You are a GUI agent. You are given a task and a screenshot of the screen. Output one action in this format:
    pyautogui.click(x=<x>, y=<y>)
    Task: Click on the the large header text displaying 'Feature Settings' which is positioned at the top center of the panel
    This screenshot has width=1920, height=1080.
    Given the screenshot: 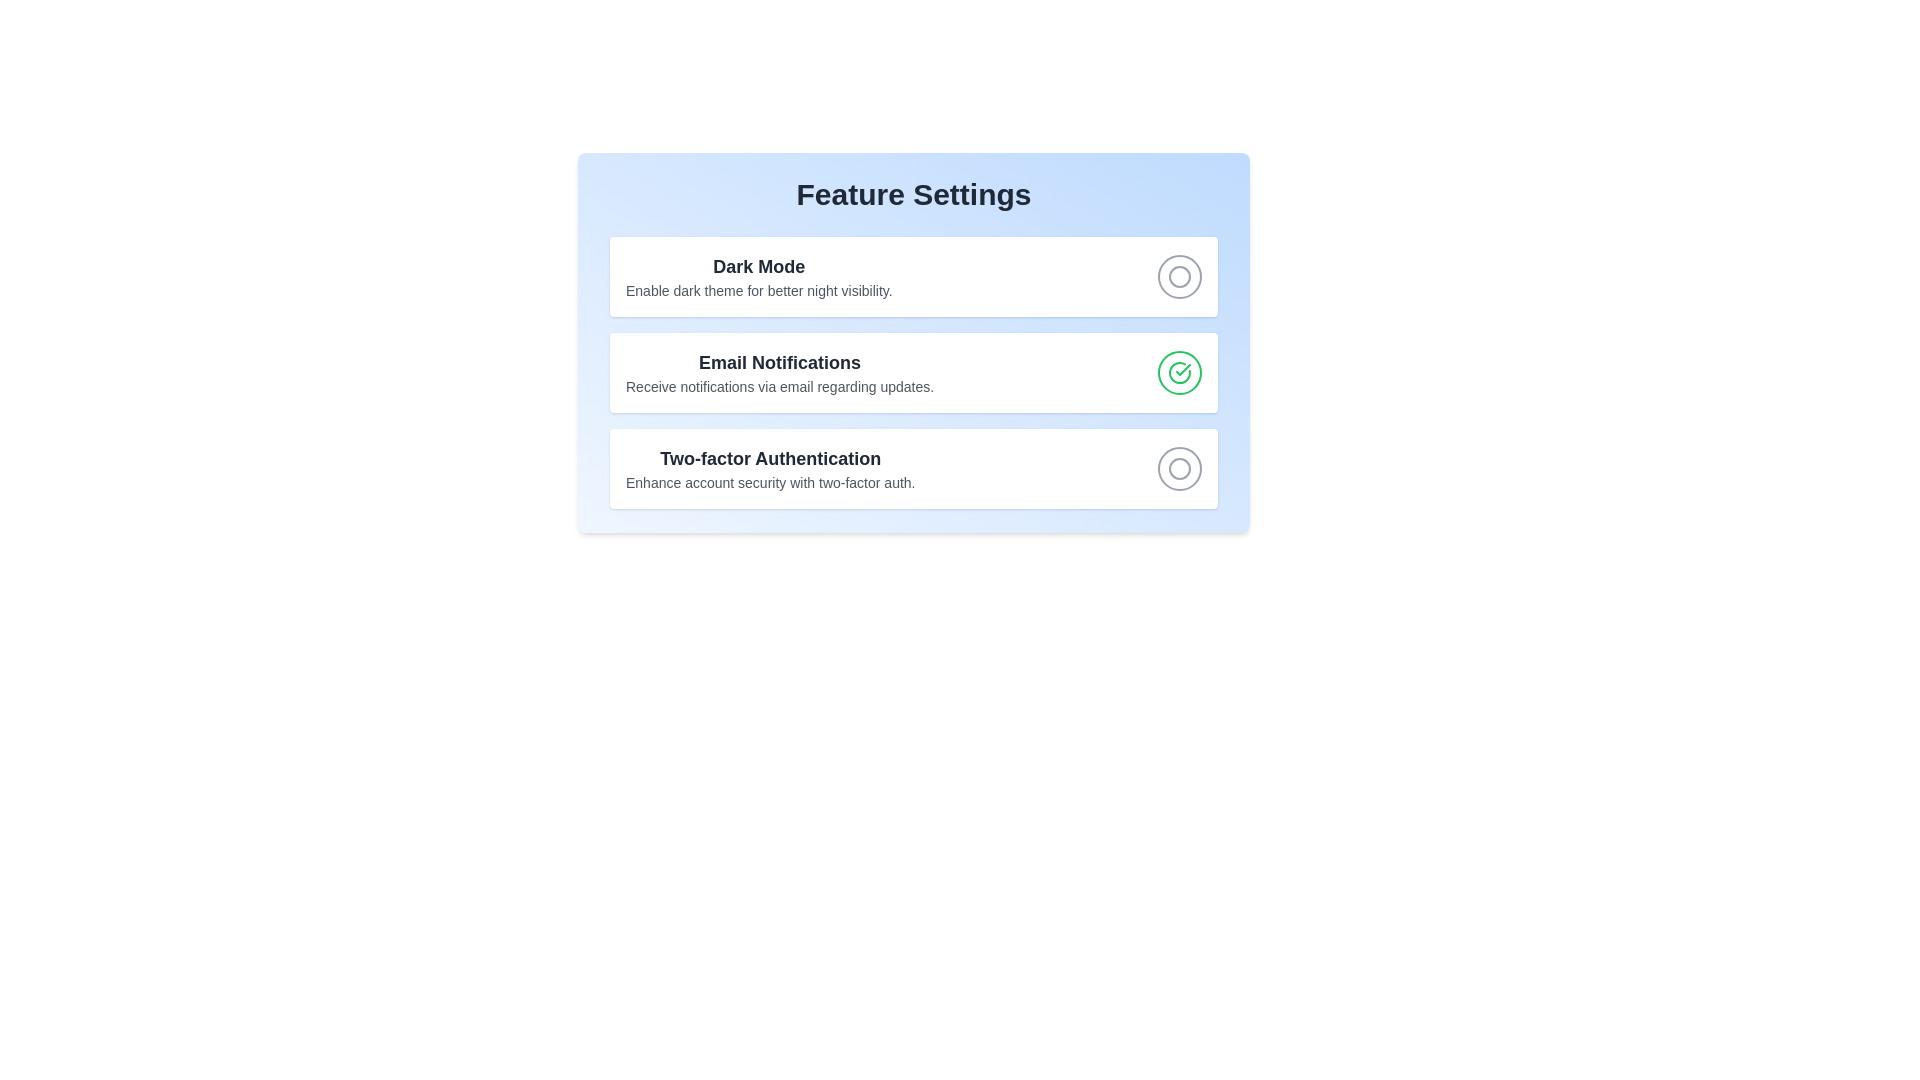 What is the action you would take?
    pyautogui.click(x=912, y=195)
    